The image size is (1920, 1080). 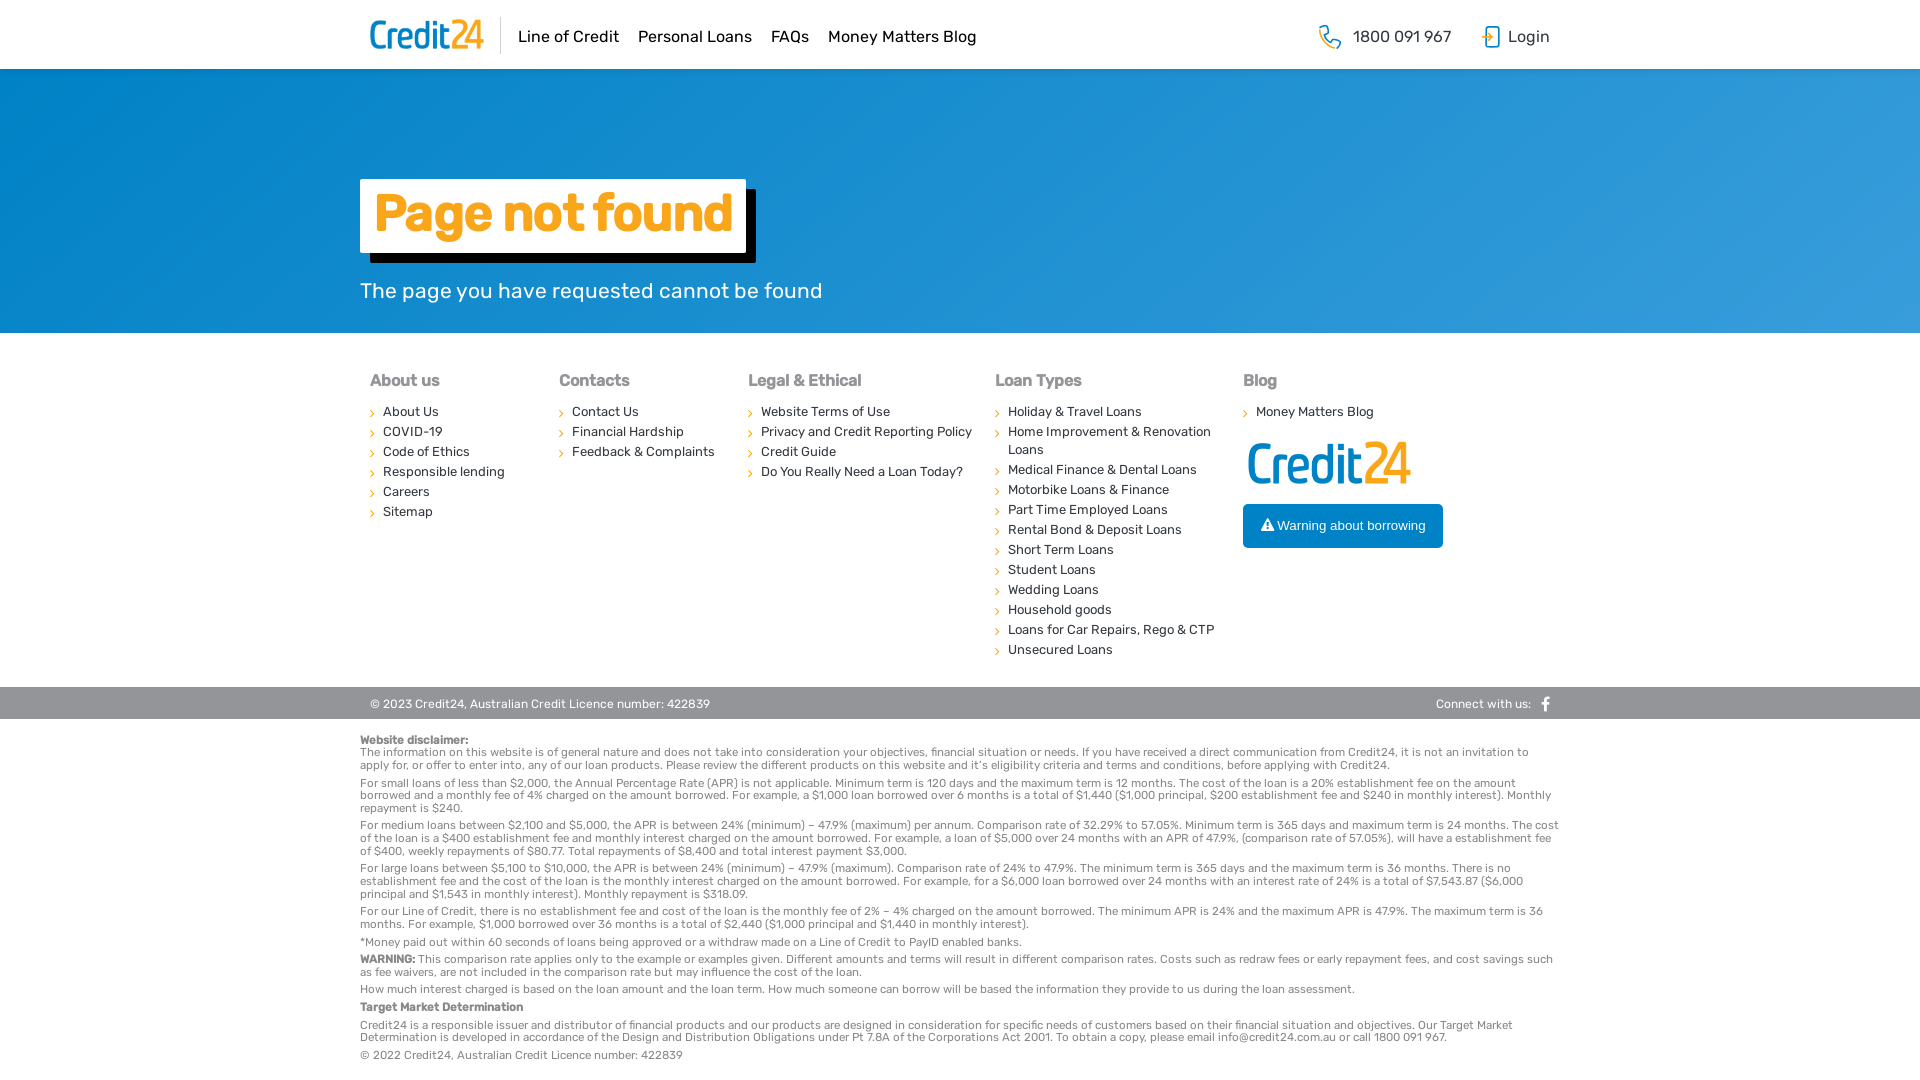 I want to click on 'Wedding Loans', so click(x=994, y=589).